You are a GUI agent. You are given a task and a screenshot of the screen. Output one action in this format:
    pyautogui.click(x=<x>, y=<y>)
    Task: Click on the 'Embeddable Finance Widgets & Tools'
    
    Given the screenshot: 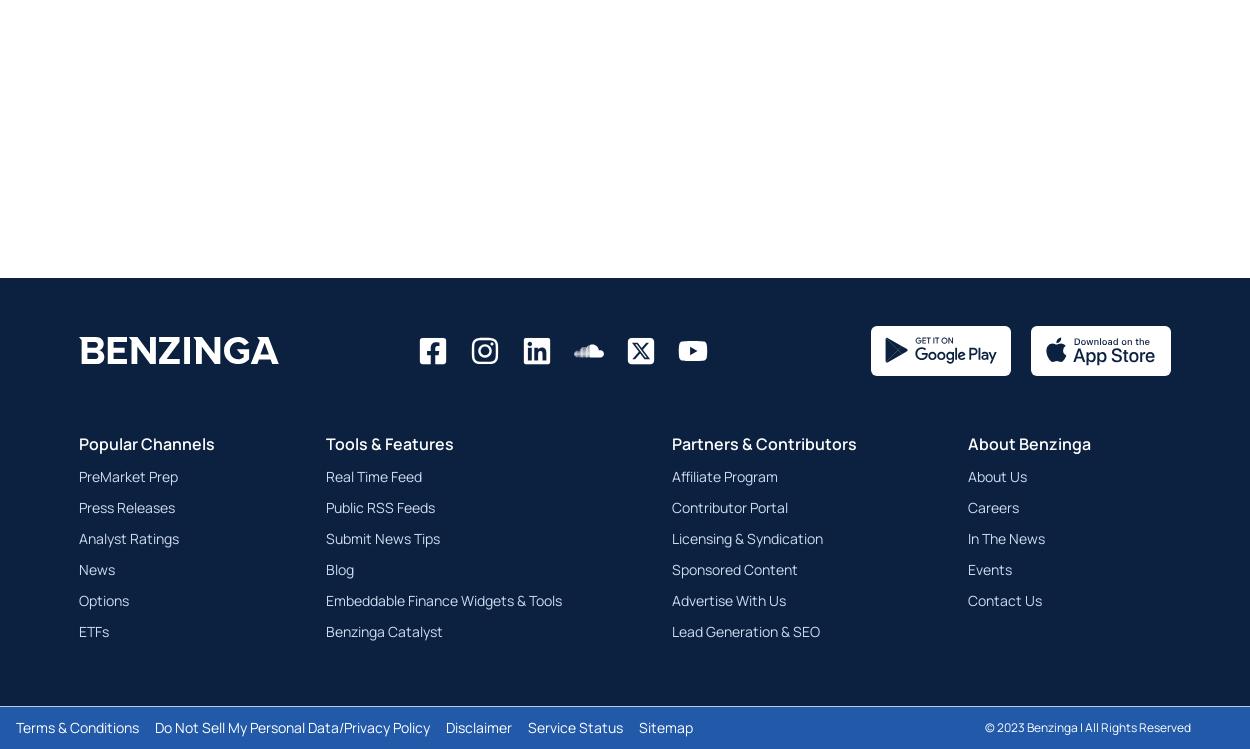 What is the action you would take?
    pyautogui.click(x=442, y=598)
    